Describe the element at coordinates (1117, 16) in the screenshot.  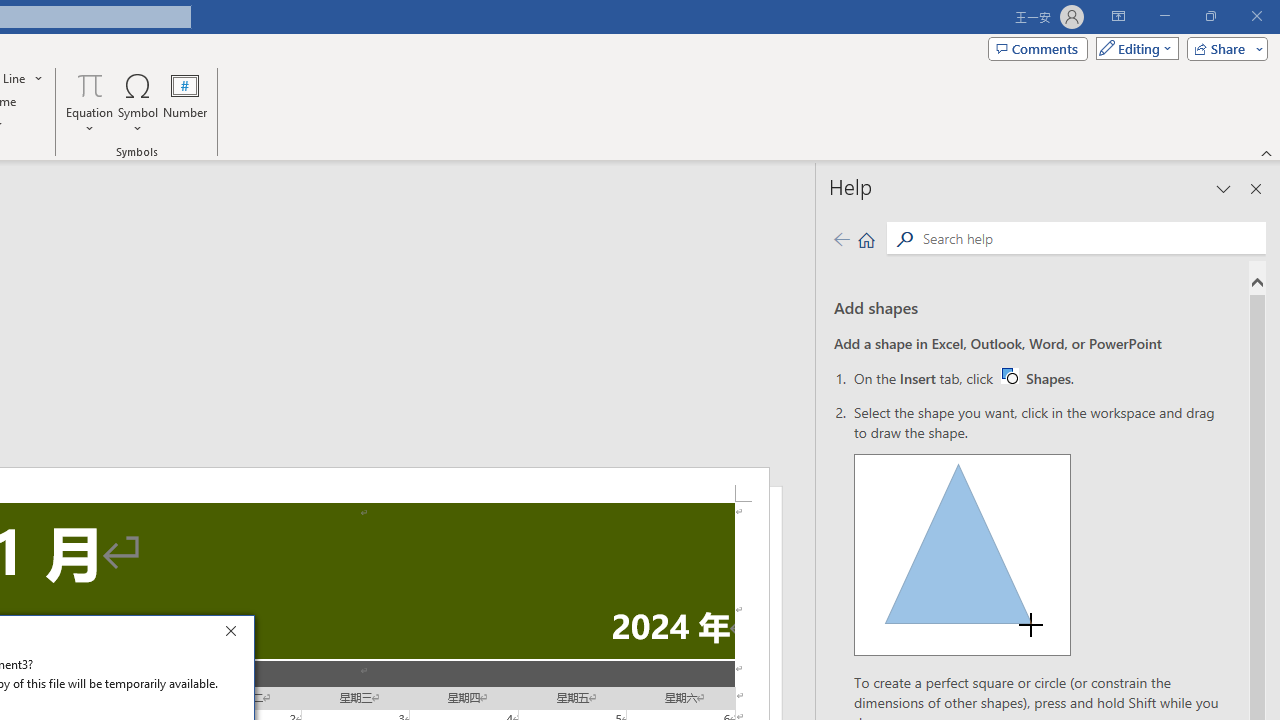
I see `'Ribbon Display Options'` at that location.